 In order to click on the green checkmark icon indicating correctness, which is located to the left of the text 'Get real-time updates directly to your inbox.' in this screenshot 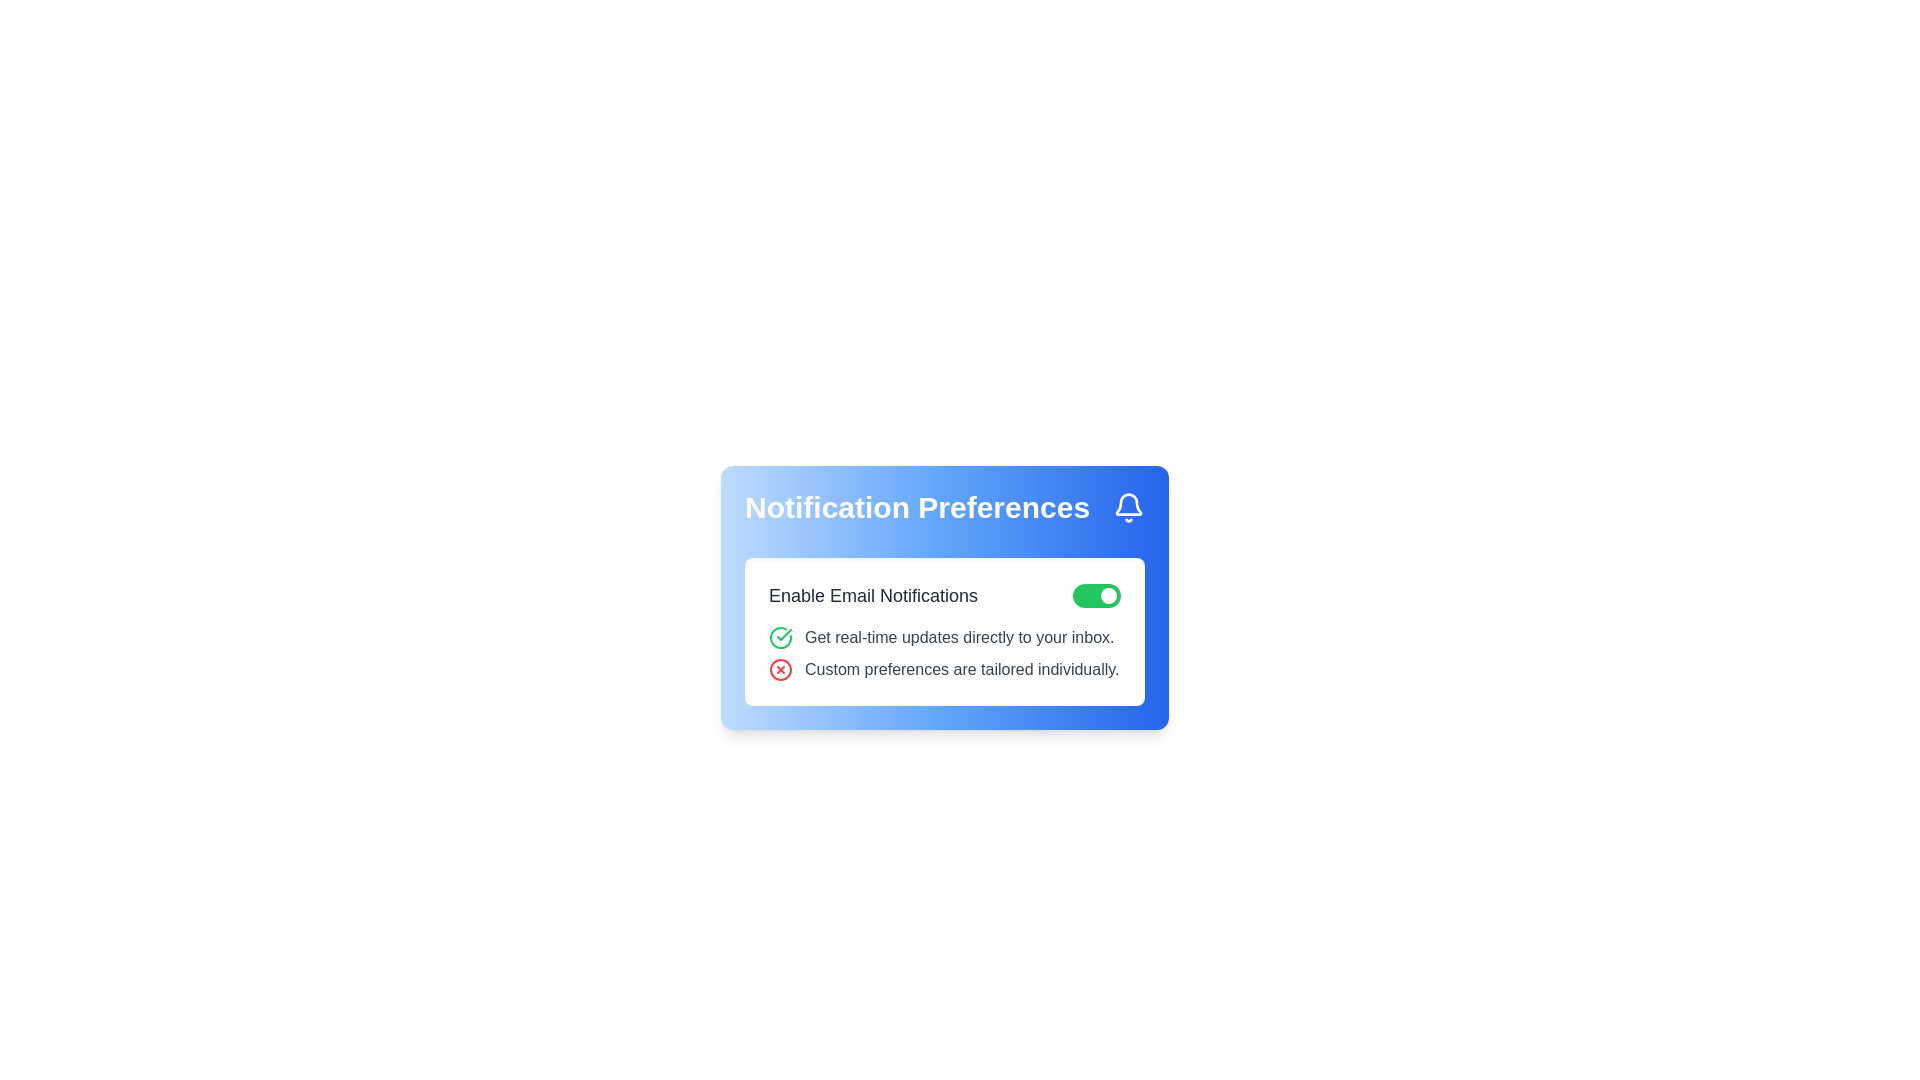, I will do `click(780, 637)`.